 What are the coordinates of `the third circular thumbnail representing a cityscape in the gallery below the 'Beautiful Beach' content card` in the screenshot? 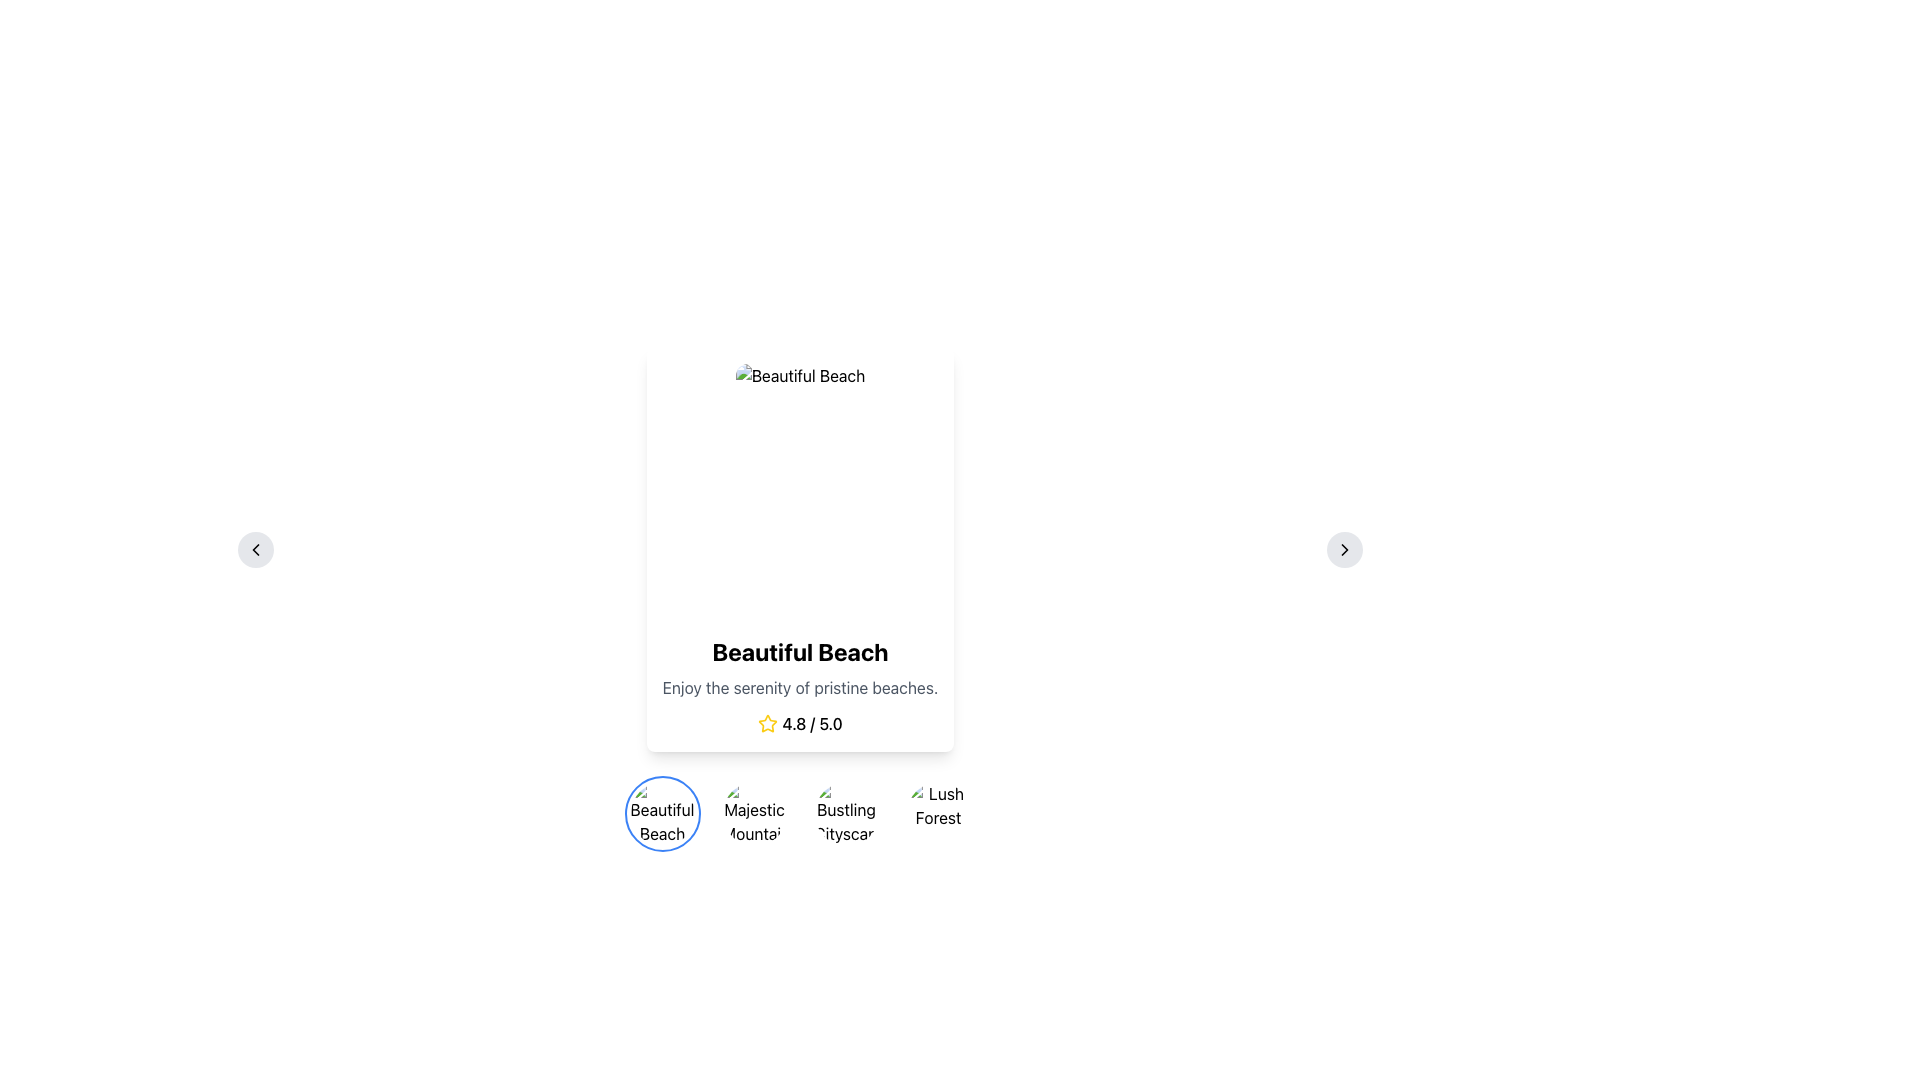 It's located at (846, 813).